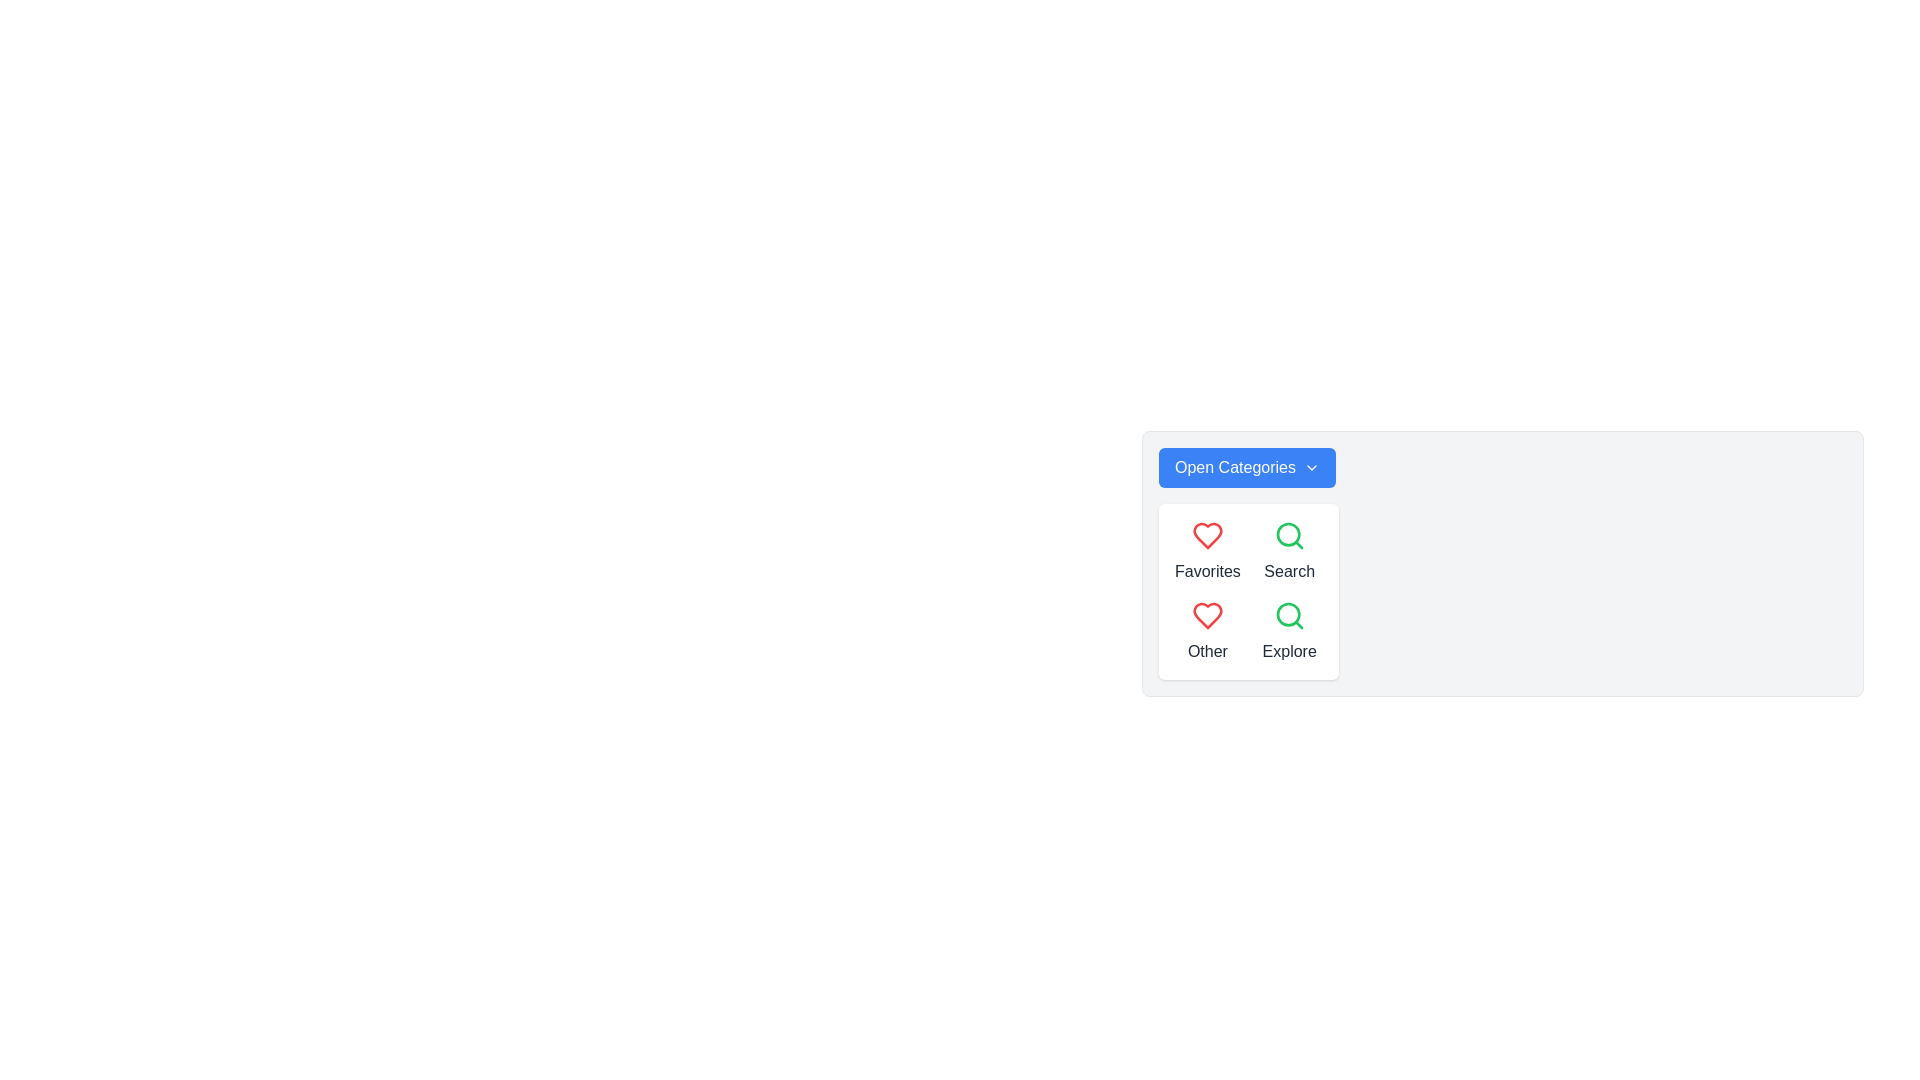 The height and width of the screenshot is (1080, 1920). I want to click on the static text label that reads 'Search', styled with a class named 'text-gray-800', which is positioned adjacent to a magnifying glass icon, so click(1289, 571).